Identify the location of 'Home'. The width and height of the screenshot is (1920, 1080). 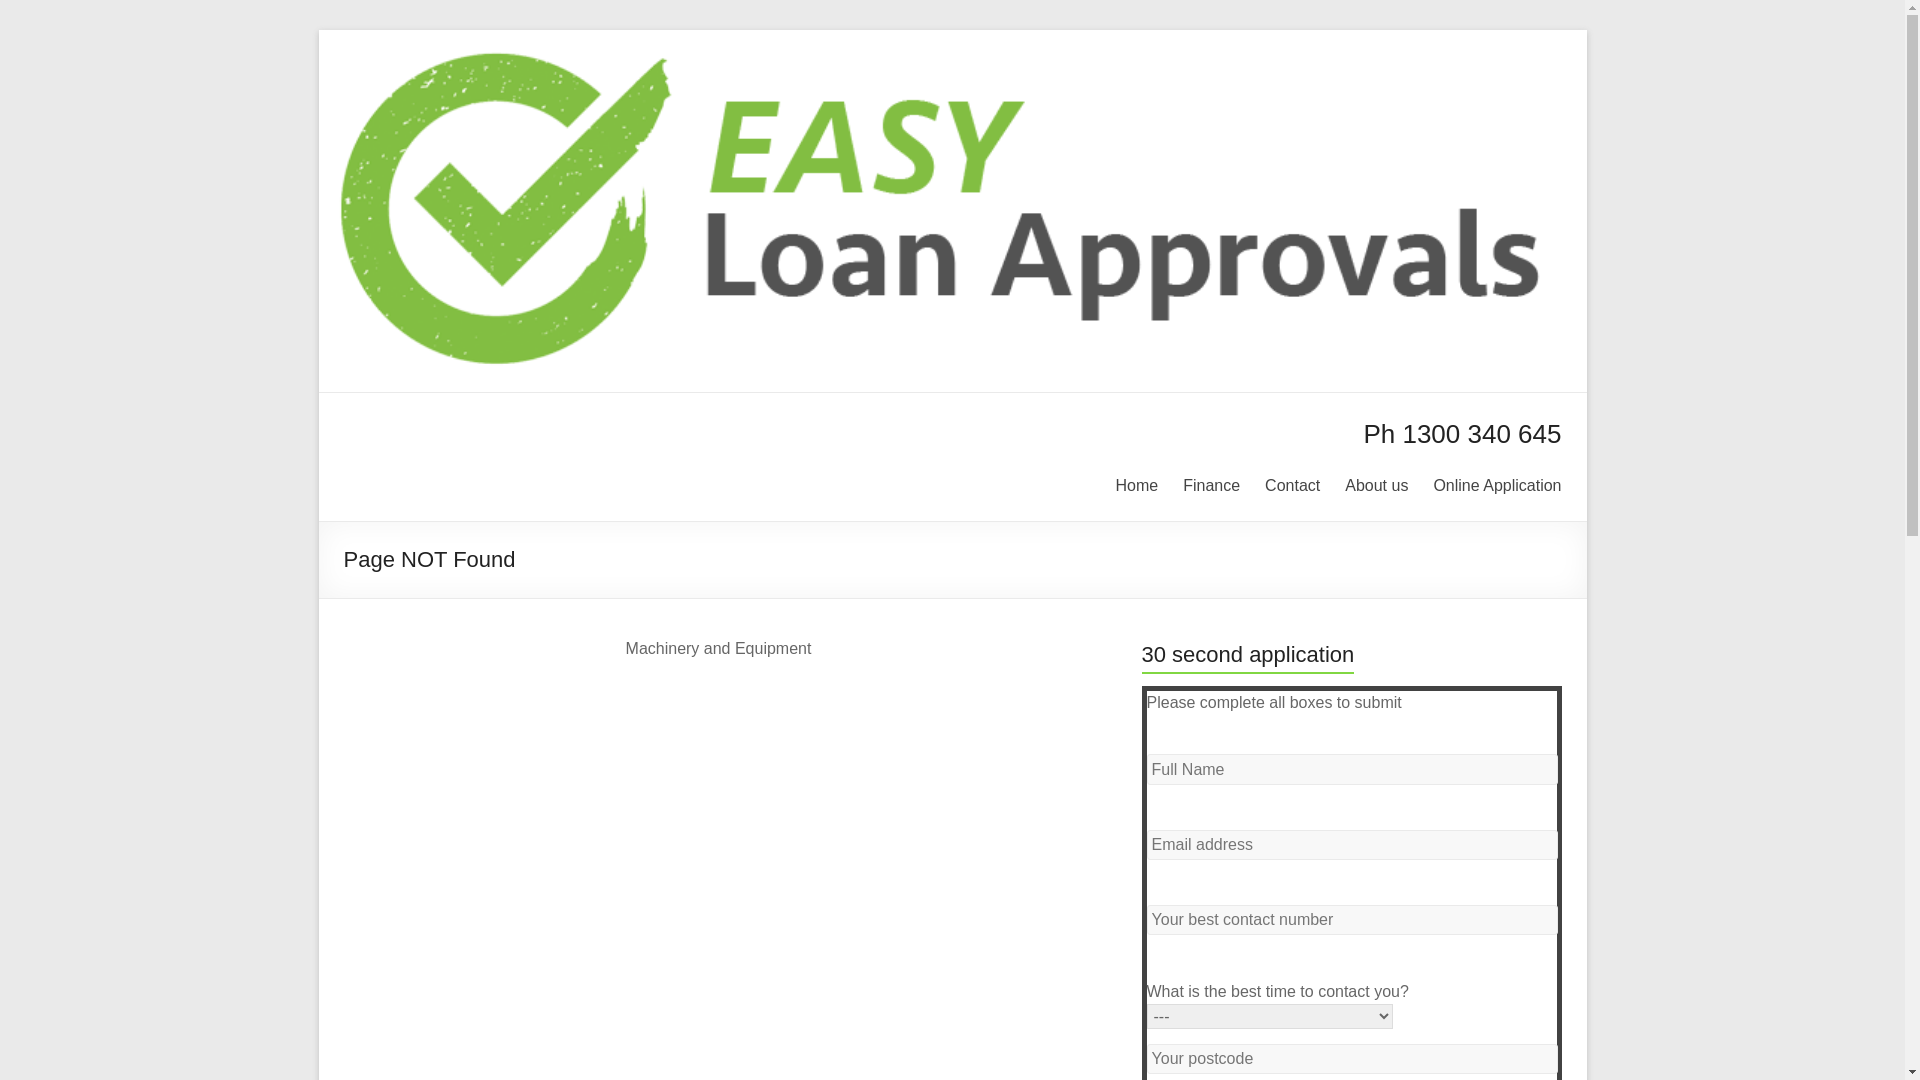
(1115, 482).